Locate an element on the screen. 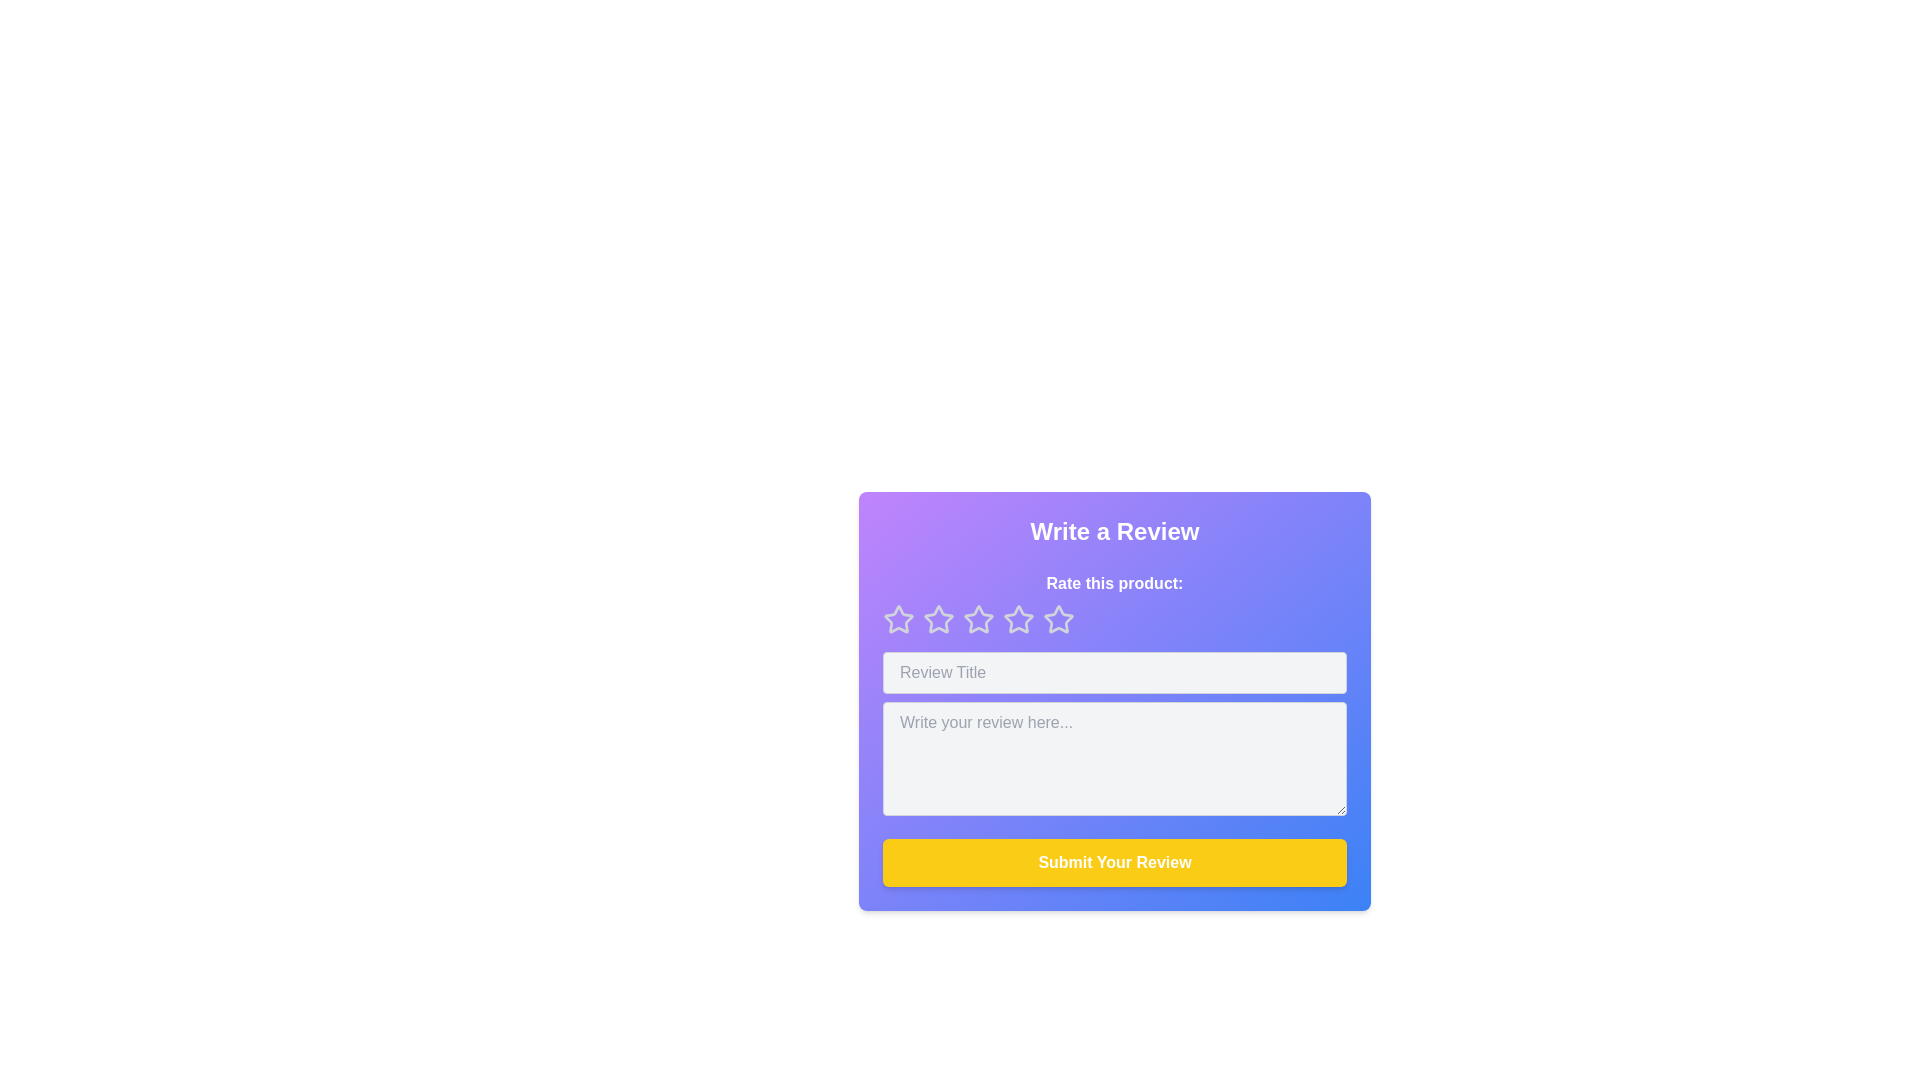  the hollow star icon with a gray stroke on a purple background, which is the third star in the rating system is located at coordinates (1017, 617).